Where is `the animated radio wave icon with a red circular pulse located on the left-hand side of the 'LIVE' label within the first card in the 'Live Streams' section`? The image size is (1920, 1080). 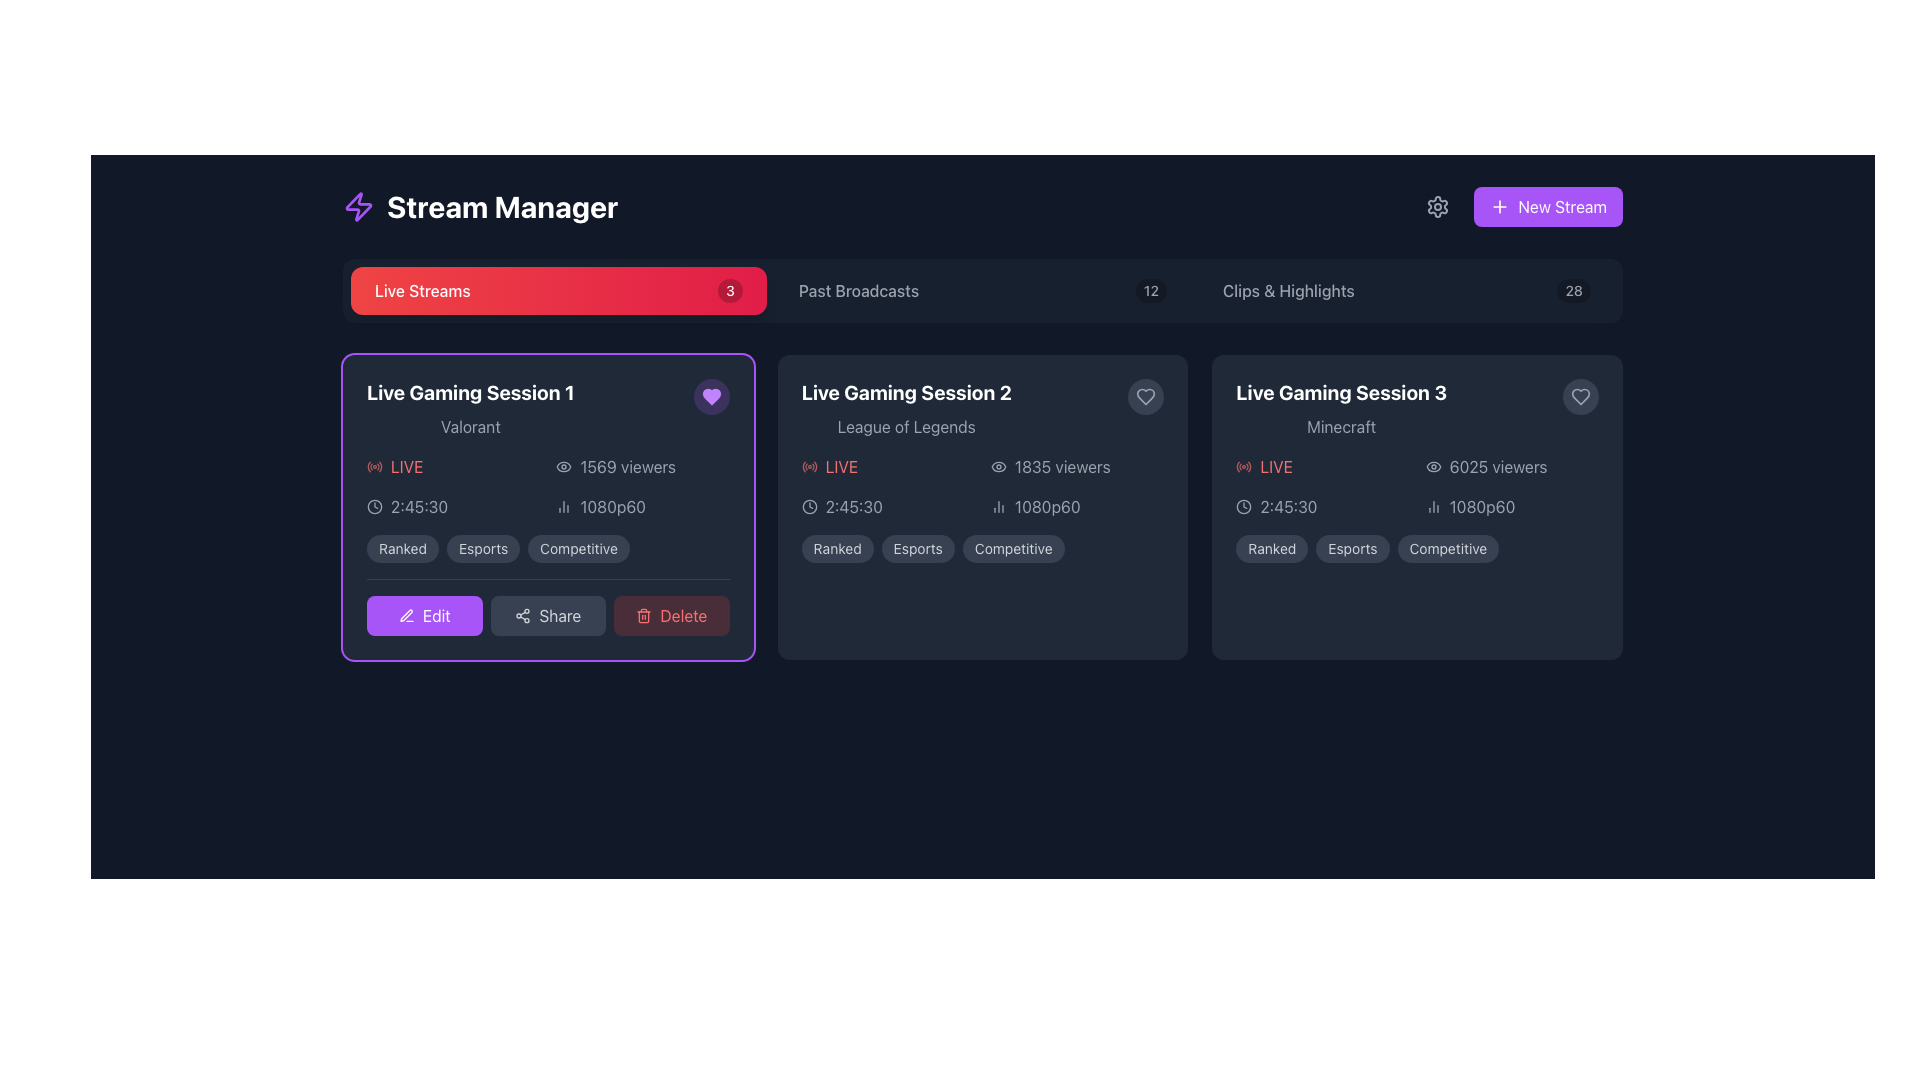
the animated radio wave icon with a red circular pulse located on the left-hand side of the 'LIVE' label within the first card in the 'Live Streams' section is located at coordinates (374, 466).